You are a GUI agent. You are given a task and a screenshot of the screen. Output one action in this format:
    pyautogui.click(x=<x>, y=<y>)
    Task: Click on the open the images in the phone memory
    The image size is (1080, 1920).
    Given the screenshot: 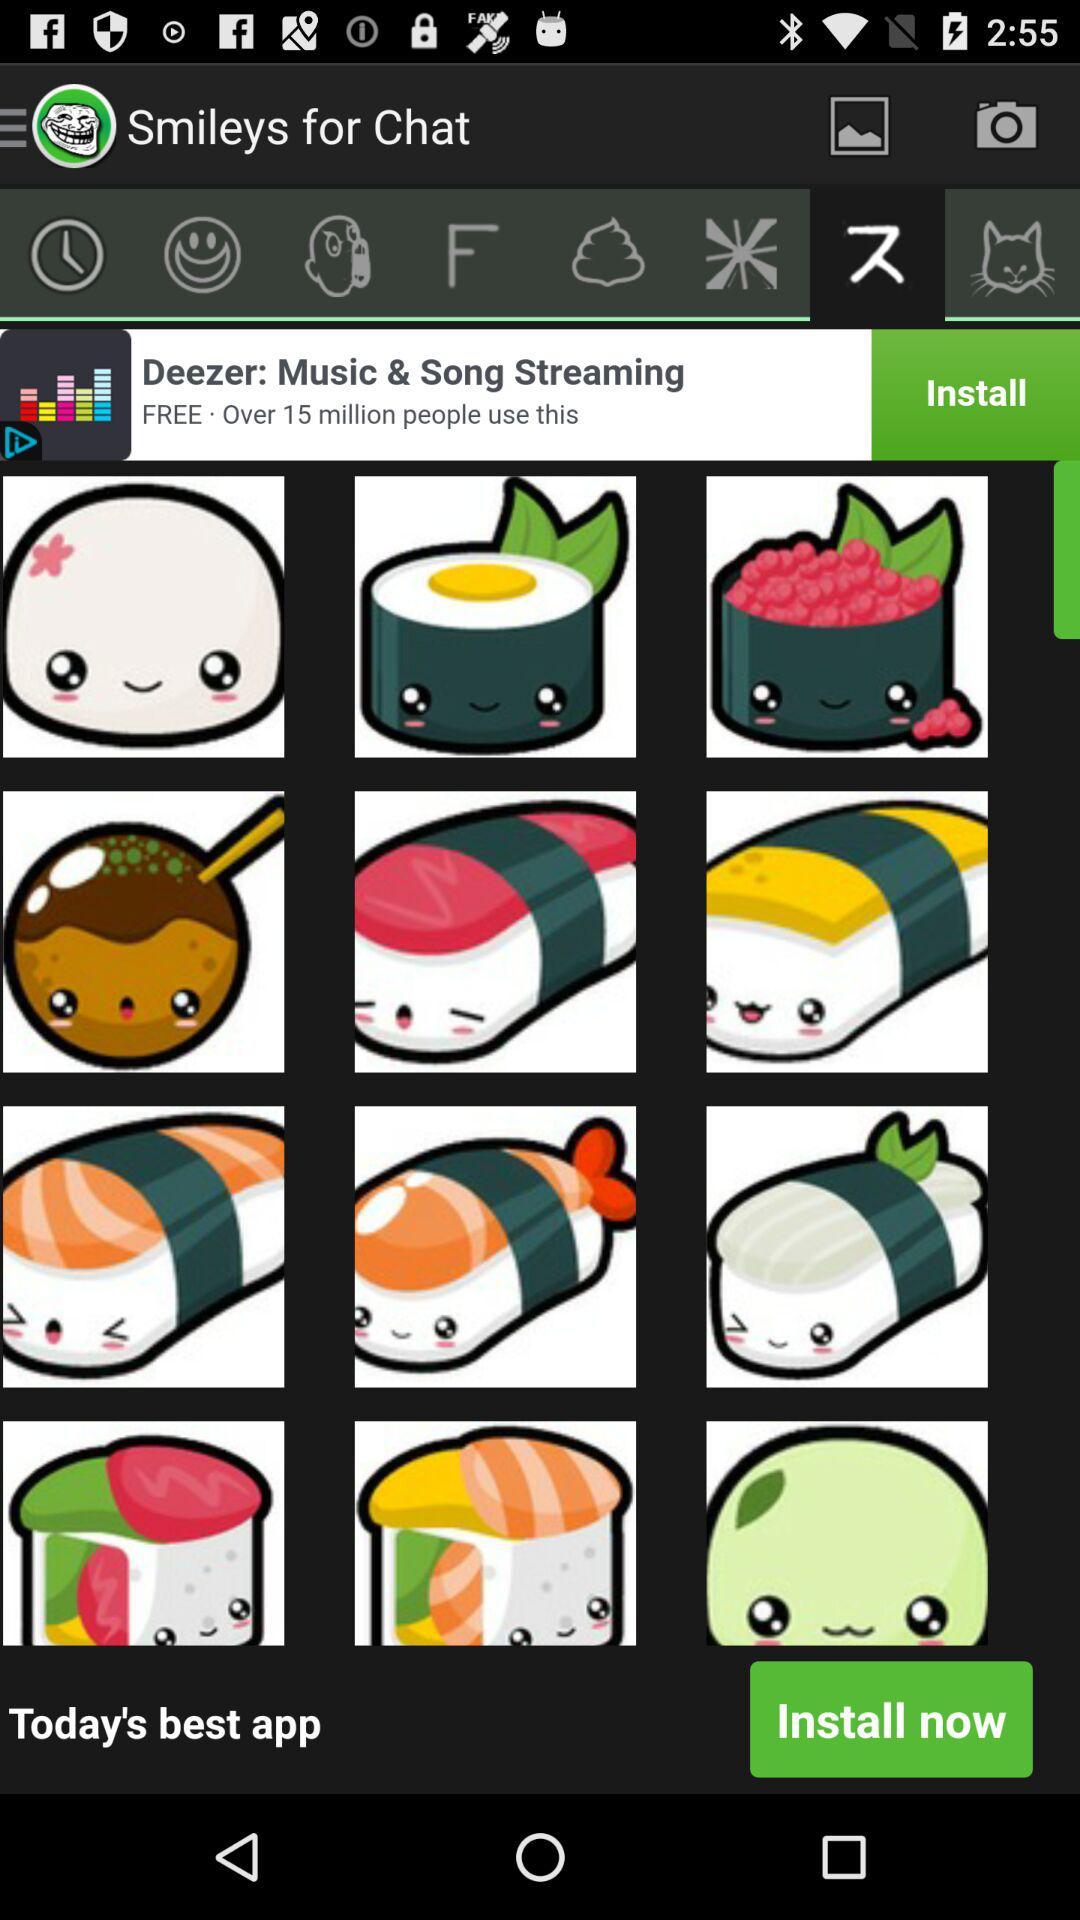 What is the action you would take?
    pyautogui.click(x=858, y=124)
    